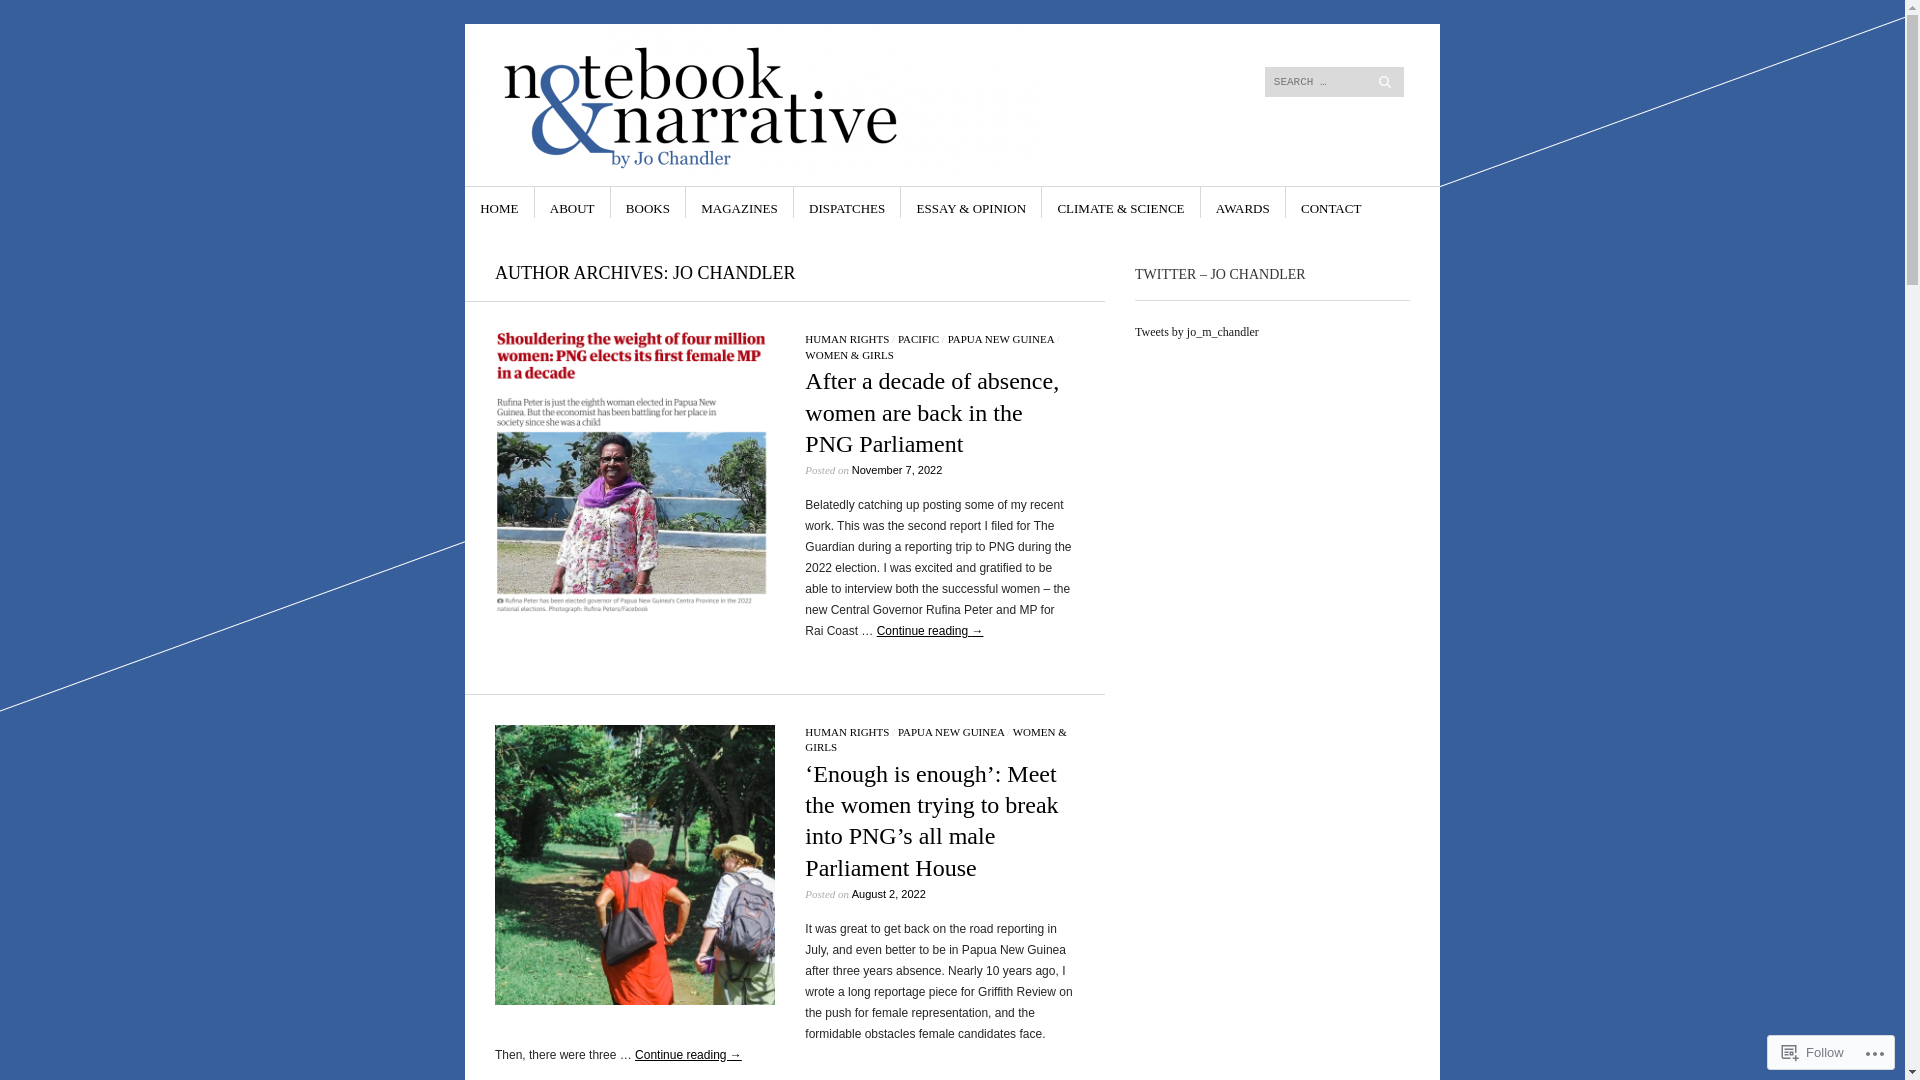 Image resolution: width=1920 pixels, height=1080 pixels. Describe the element at coordinates (846, 202) in the screenshot. I see `'DISPATCHES'` at that location.